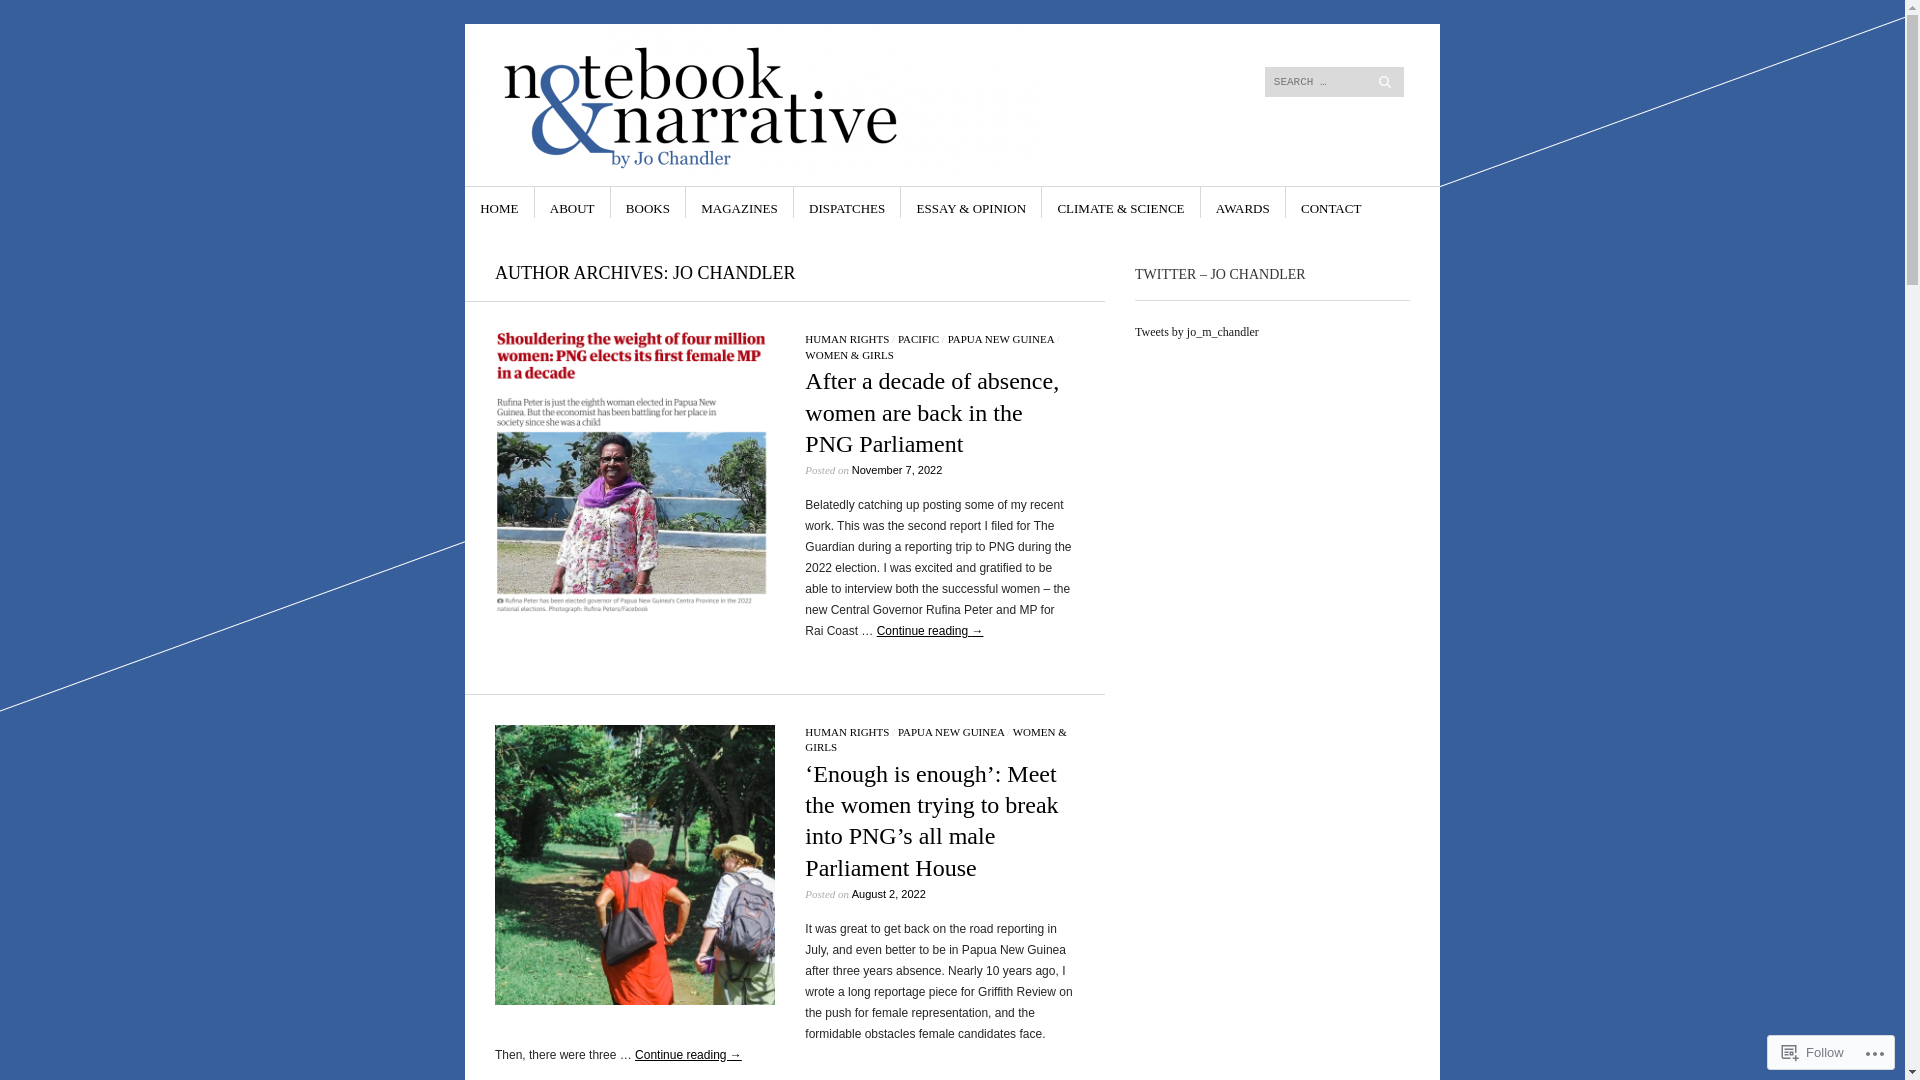 Image resolution: width=1920 pixels, height=1080 pixels. Describe the element at coordinates (846, 202) in the screenshot. I see `'DISPATCHES'` at that location.